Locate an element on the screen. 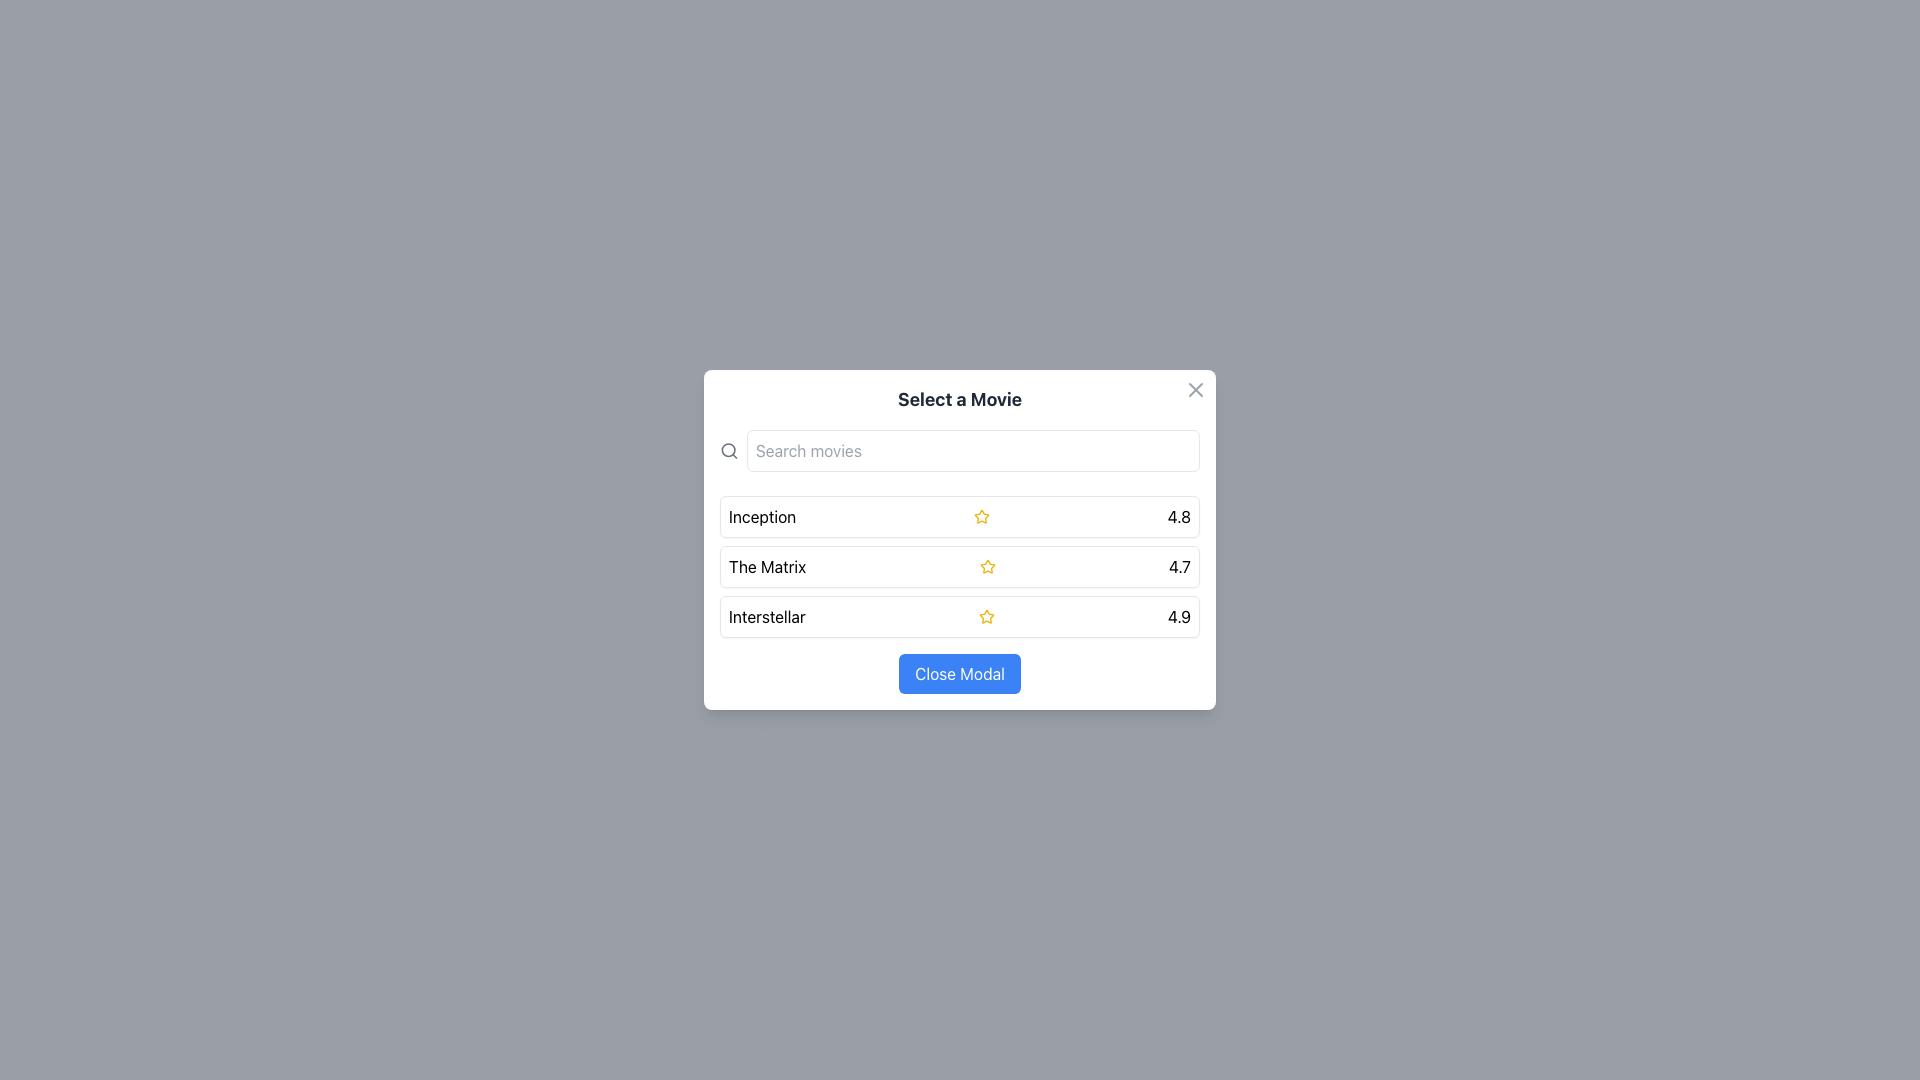 The width and height of the screenshot is (1920, 1080). the star icon that represents the rating for the movie 'Inception', located between the movie name and its rating is located at coordinates (981, 515).